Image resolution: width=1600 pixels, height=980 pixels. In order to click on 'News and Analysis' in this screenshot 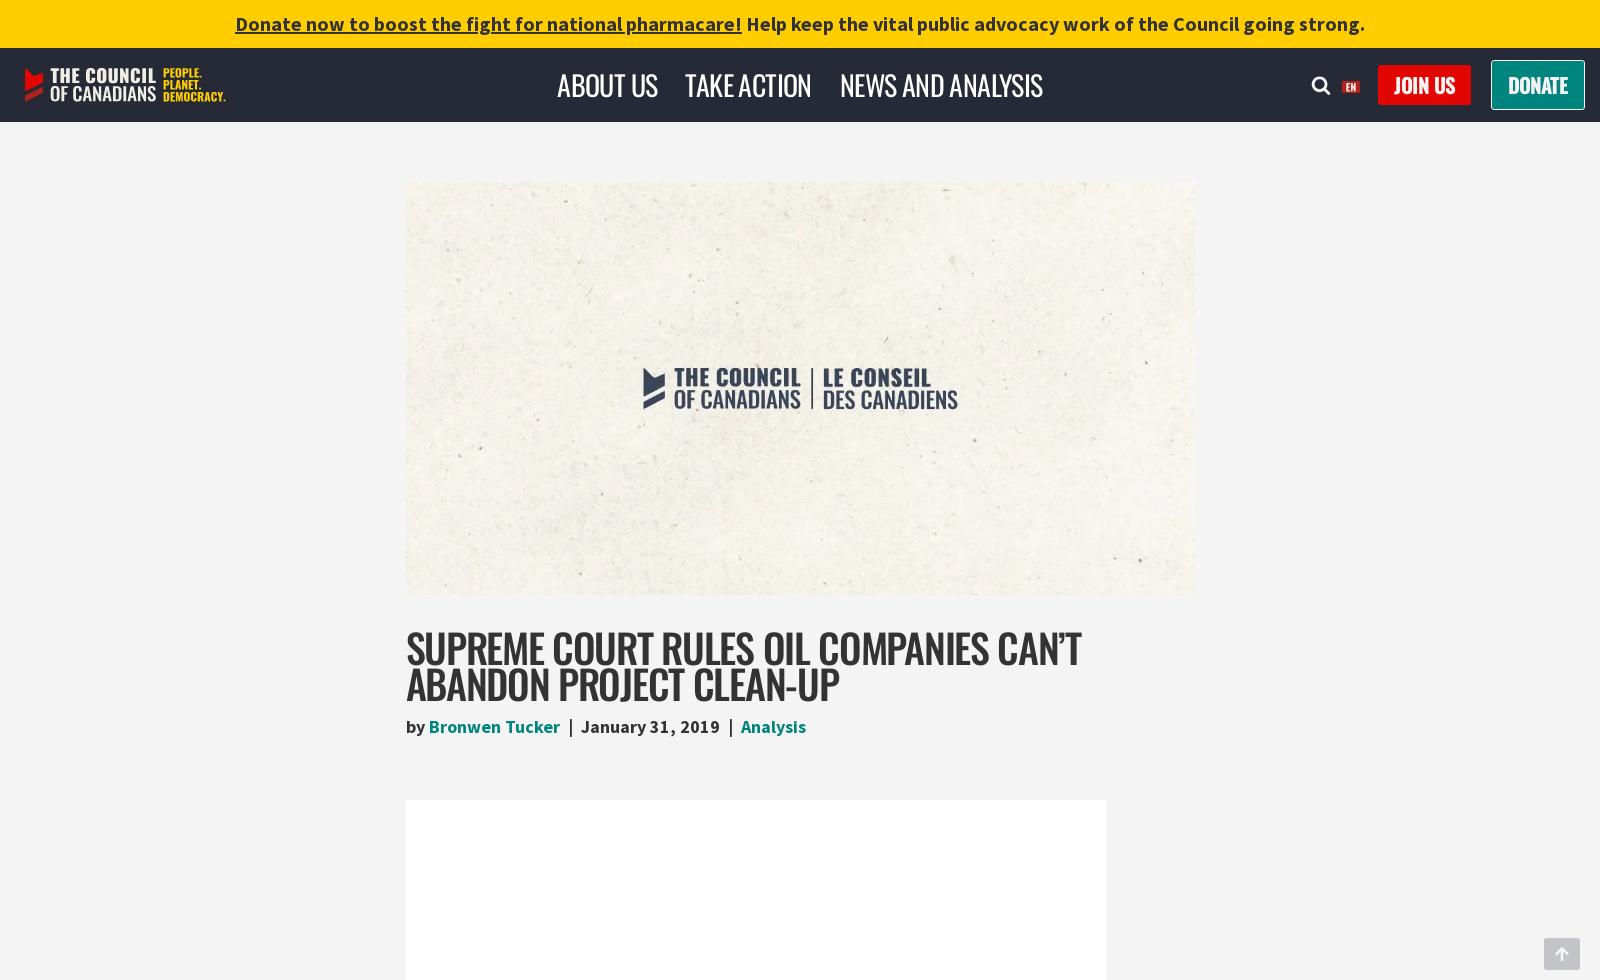, I will do `click(838, 84)`.